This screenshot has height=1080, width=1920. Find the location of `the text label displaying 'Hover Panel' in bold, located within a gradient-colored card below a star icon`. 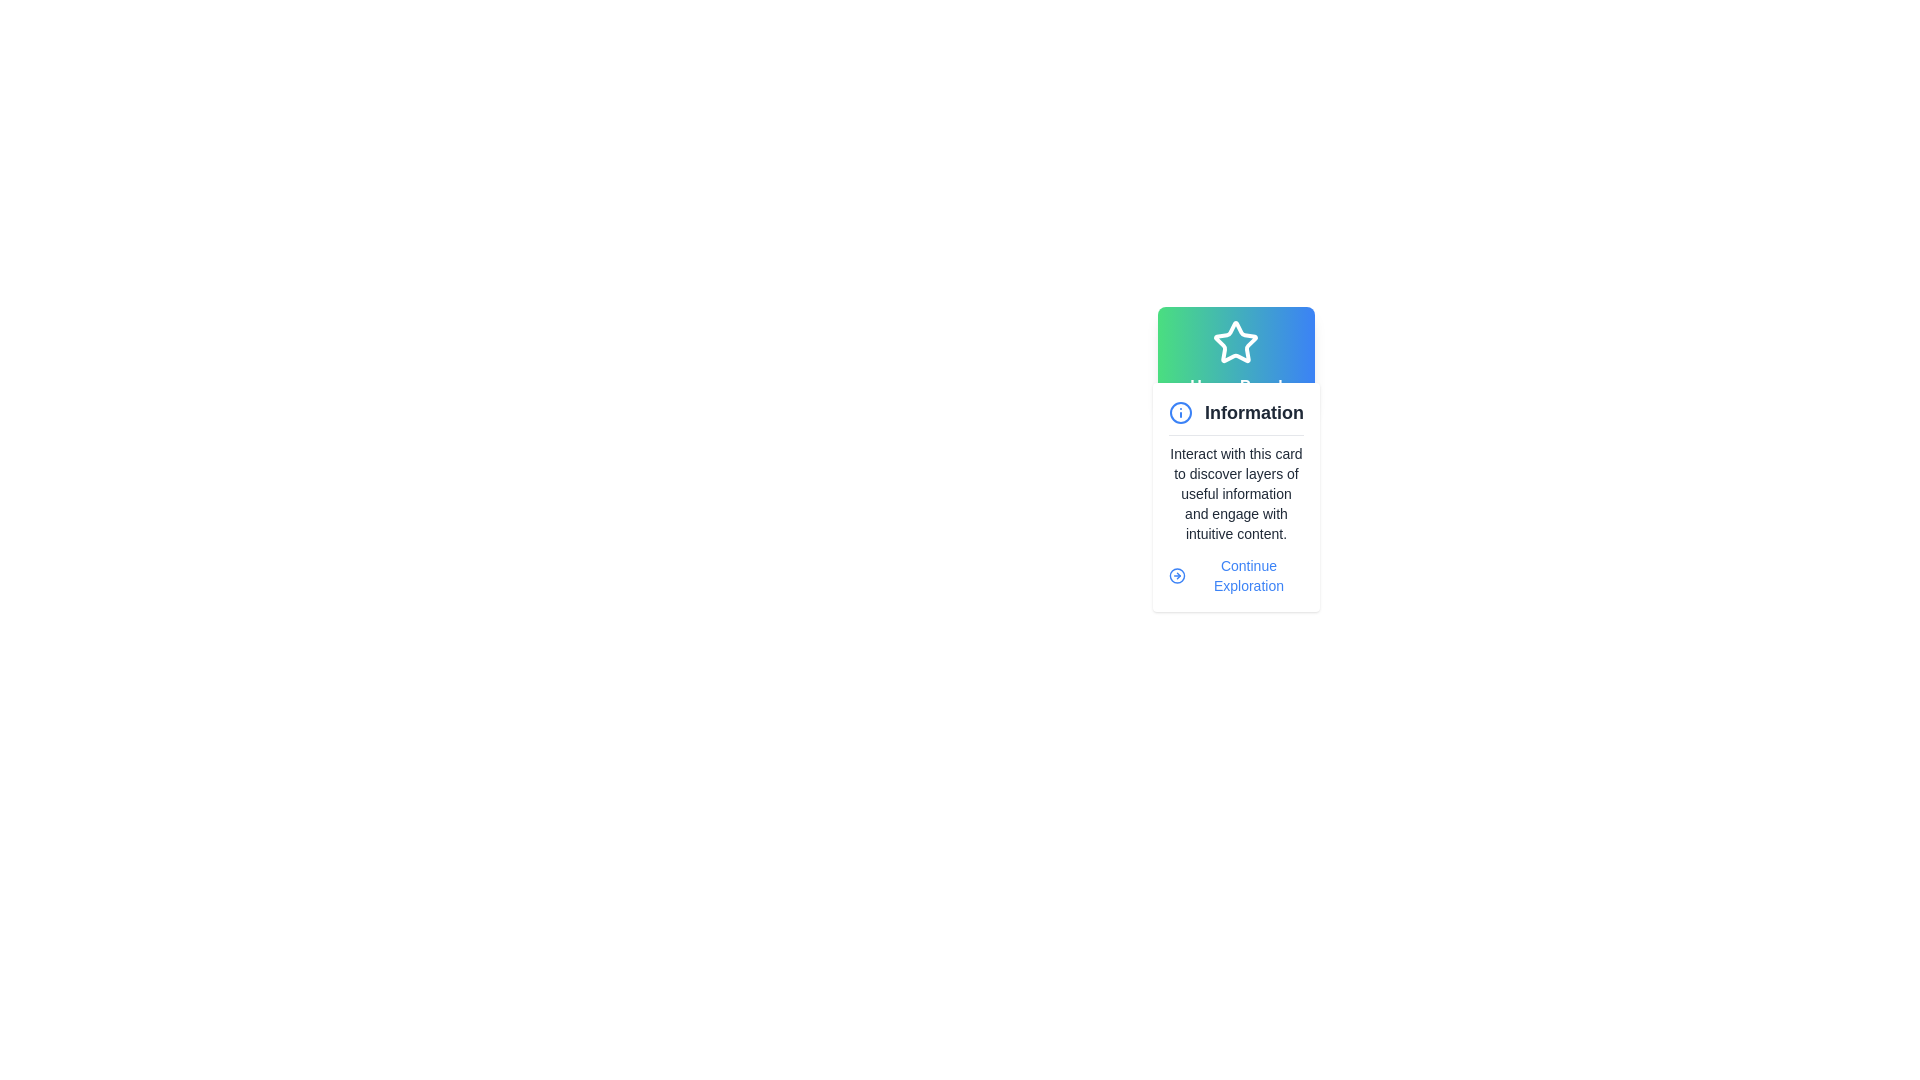

the text label displaying 'Hover Panel' in bold, located within a gradient-colored card below a star icon is located at coordinates (1235, 386).